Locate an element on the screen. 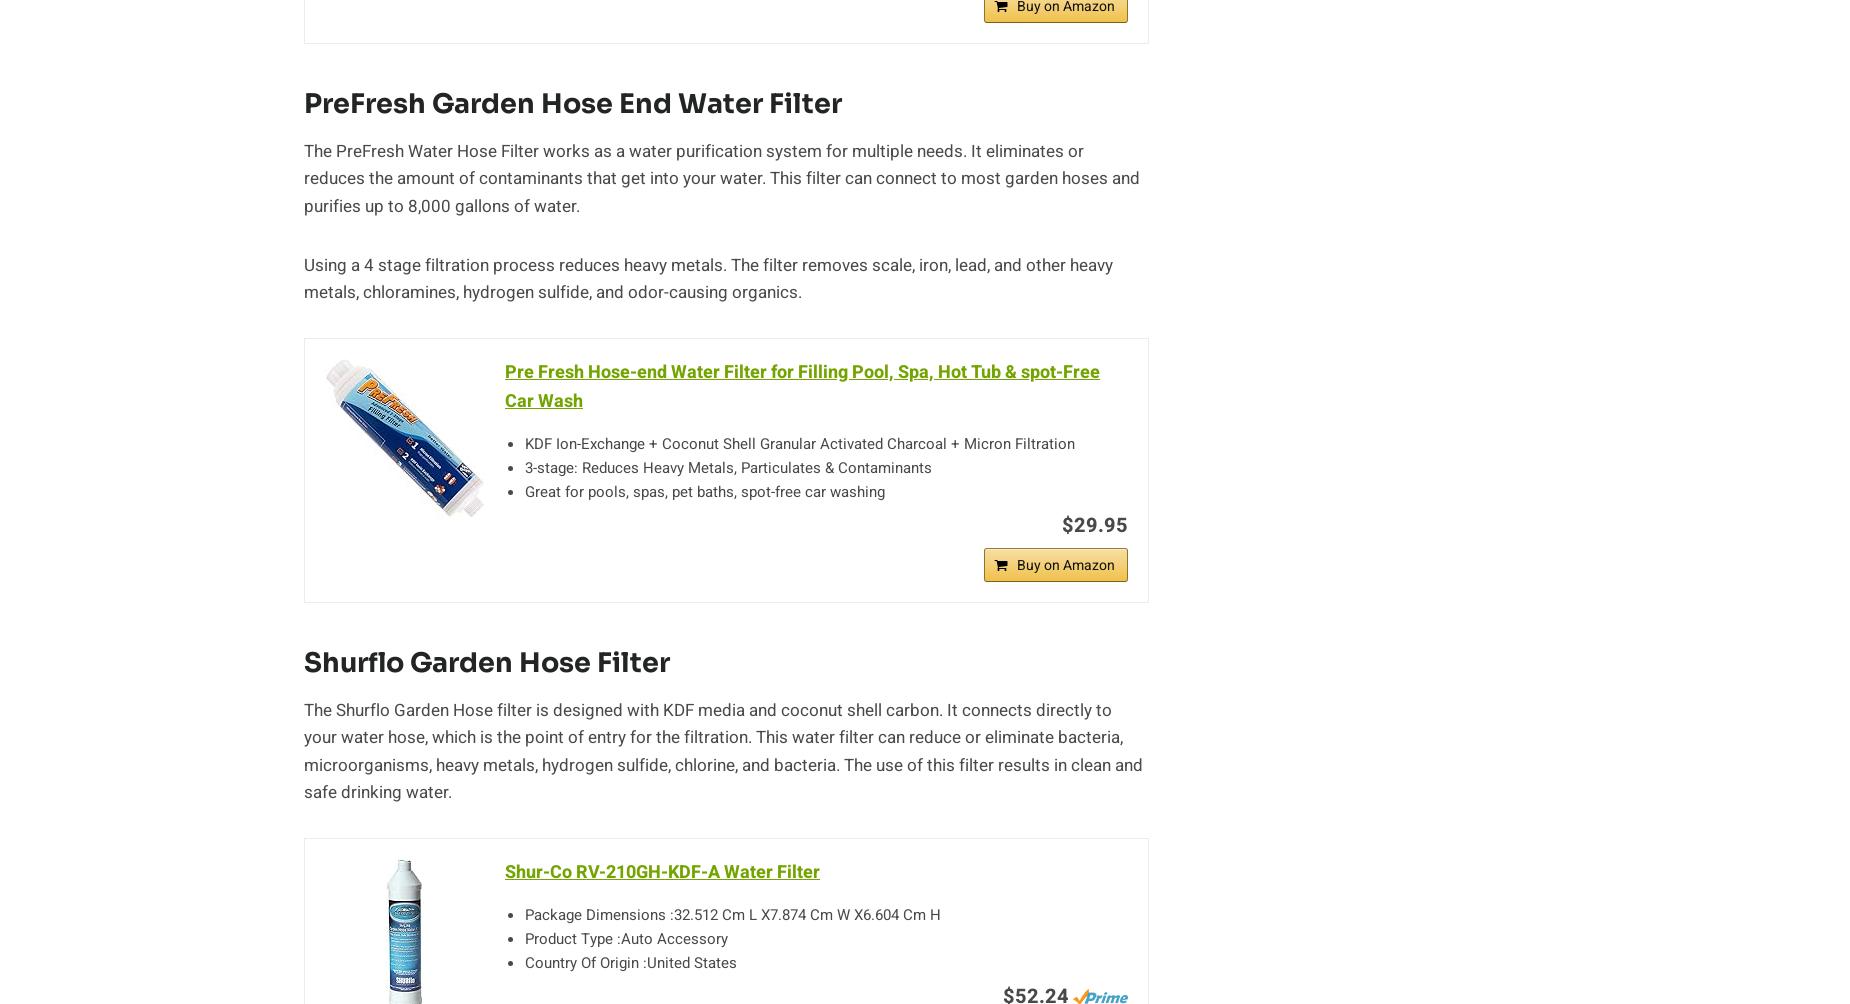 The height and width of the screenshot is (1004, 1850). 'Great for pools, spas, pet baths, spot-free car washing' is located at coordinates (705, 489).